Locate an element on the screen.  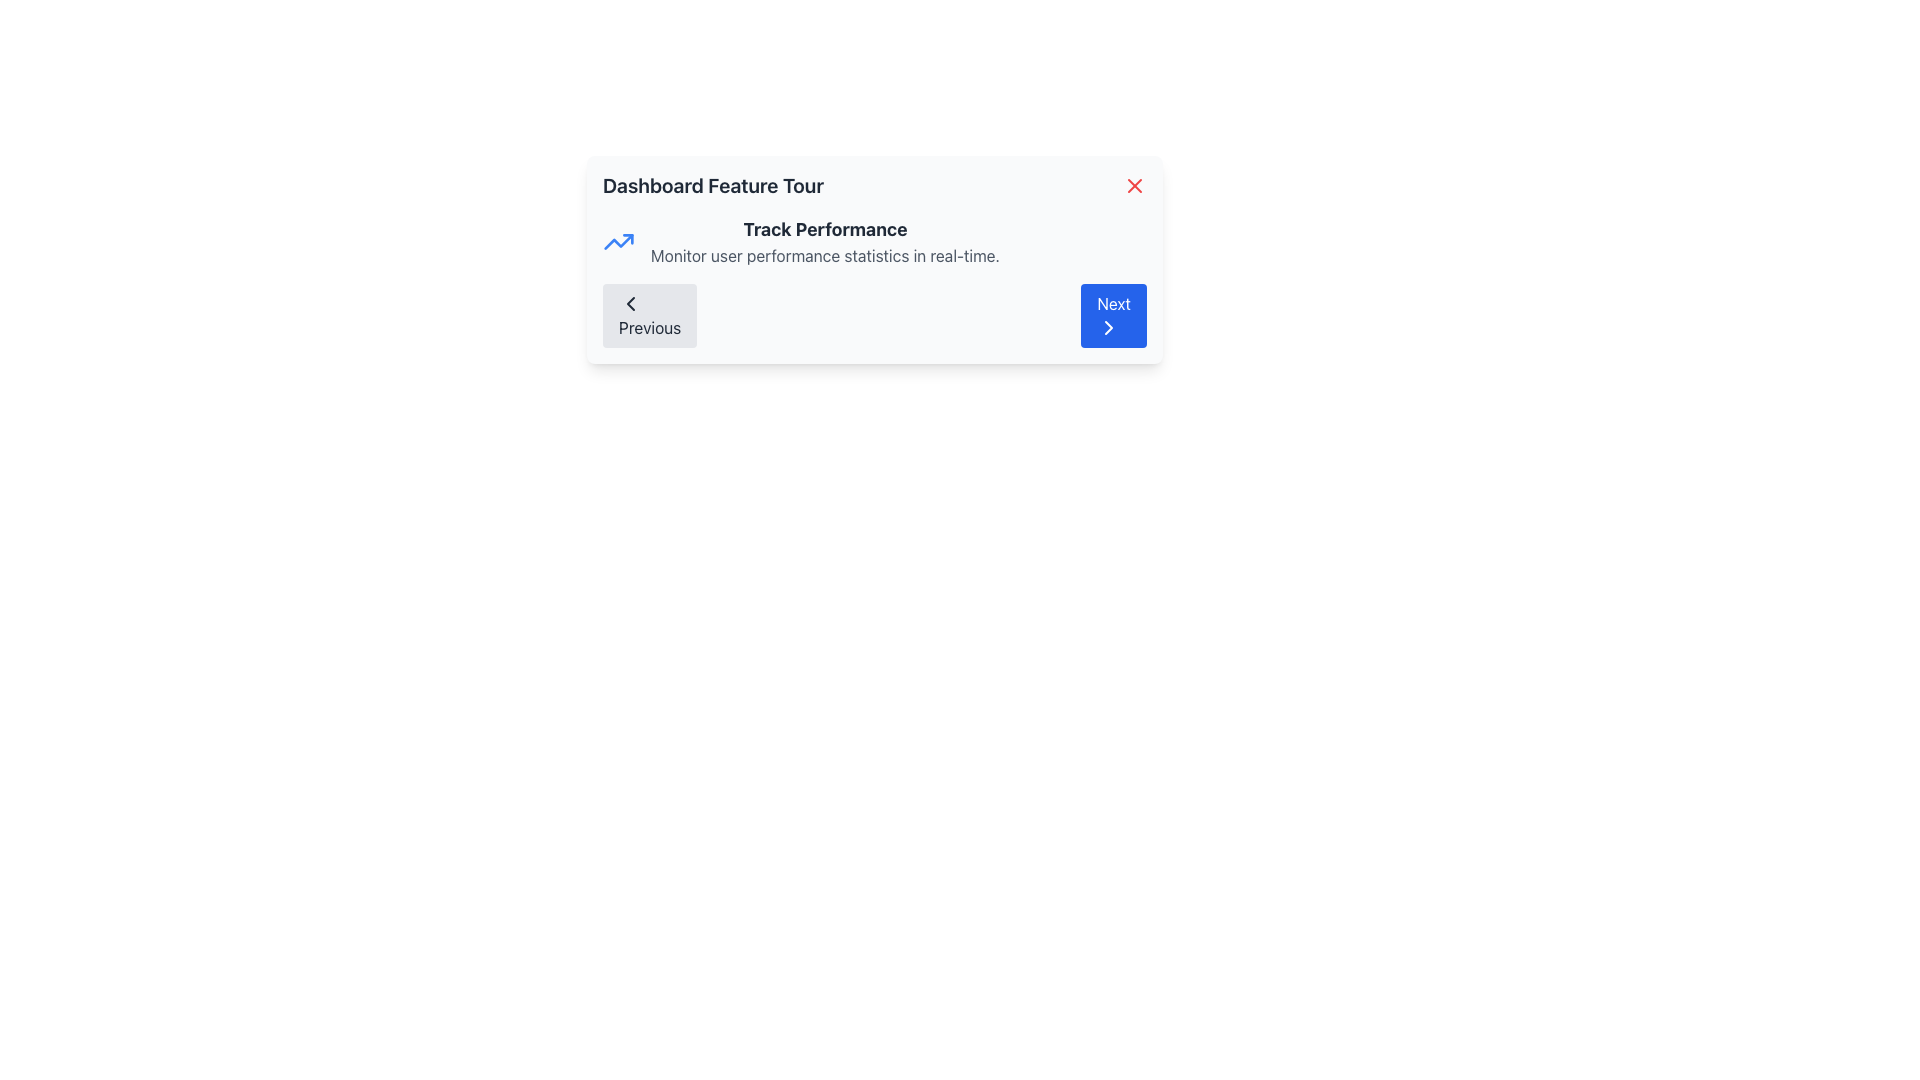
the 'Previous' button, which is a light gray rectangular button with rounded corners and a leftward-pointing chevron icon is located at coordinates (650, 315).